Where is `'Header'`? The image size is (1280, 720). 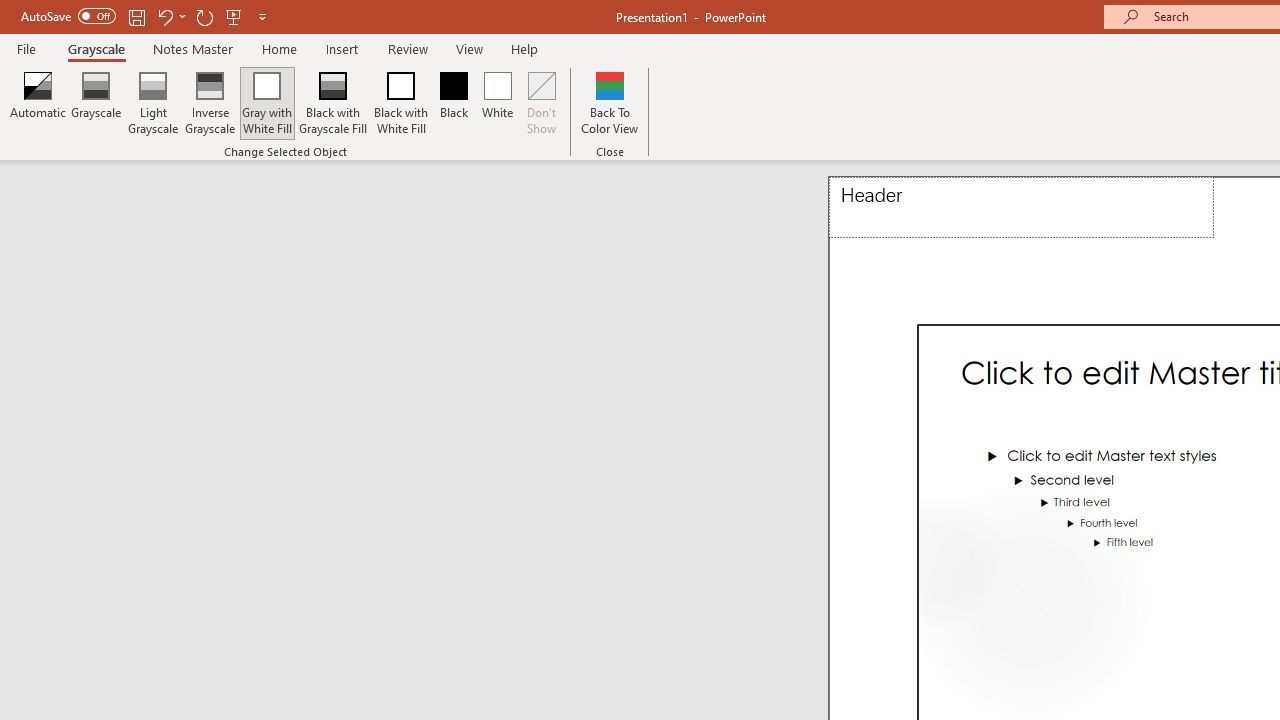
'Header' is located at coordinates (1021, 207).